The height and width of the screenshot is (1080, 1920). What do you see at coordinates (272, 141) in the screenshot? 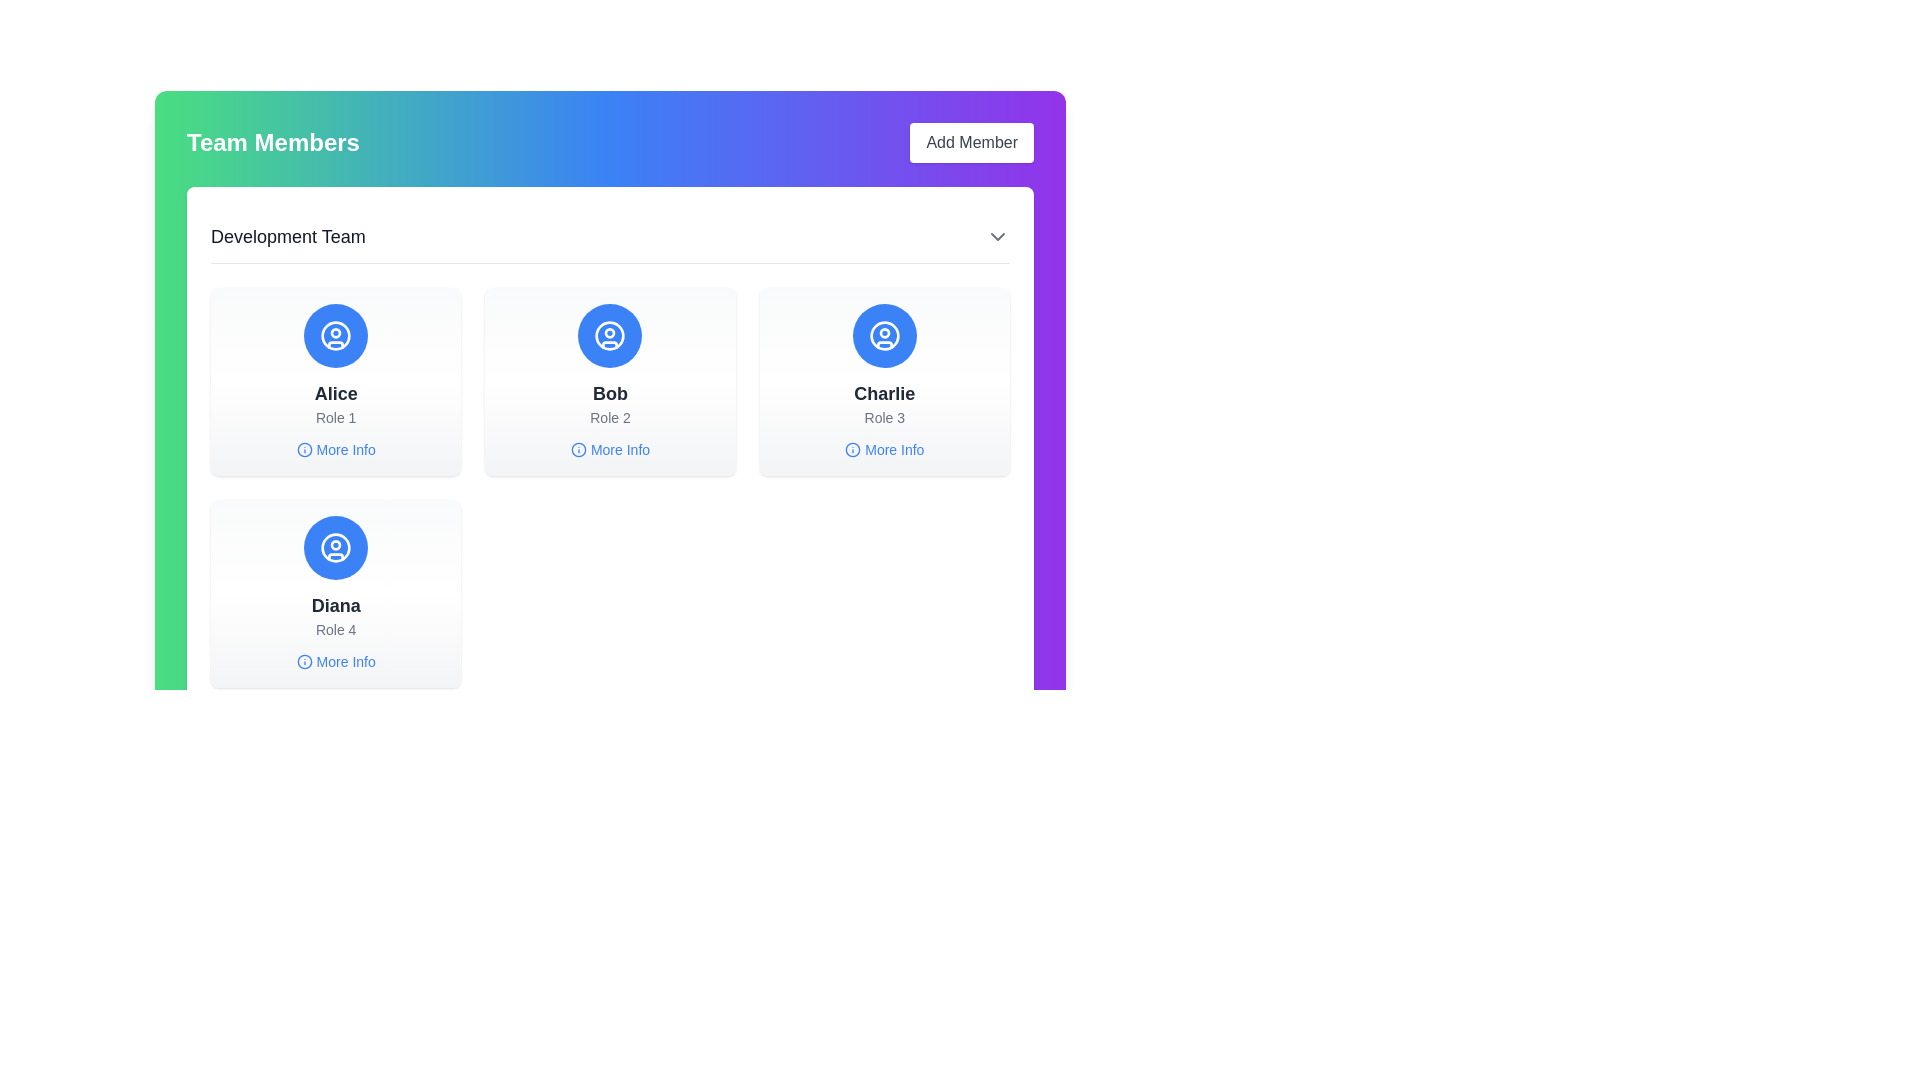
I see `the Text Label that serves as a static header indicating team member information, positioned at the upper-left corner of the interface` at bounding box center [272, 141].